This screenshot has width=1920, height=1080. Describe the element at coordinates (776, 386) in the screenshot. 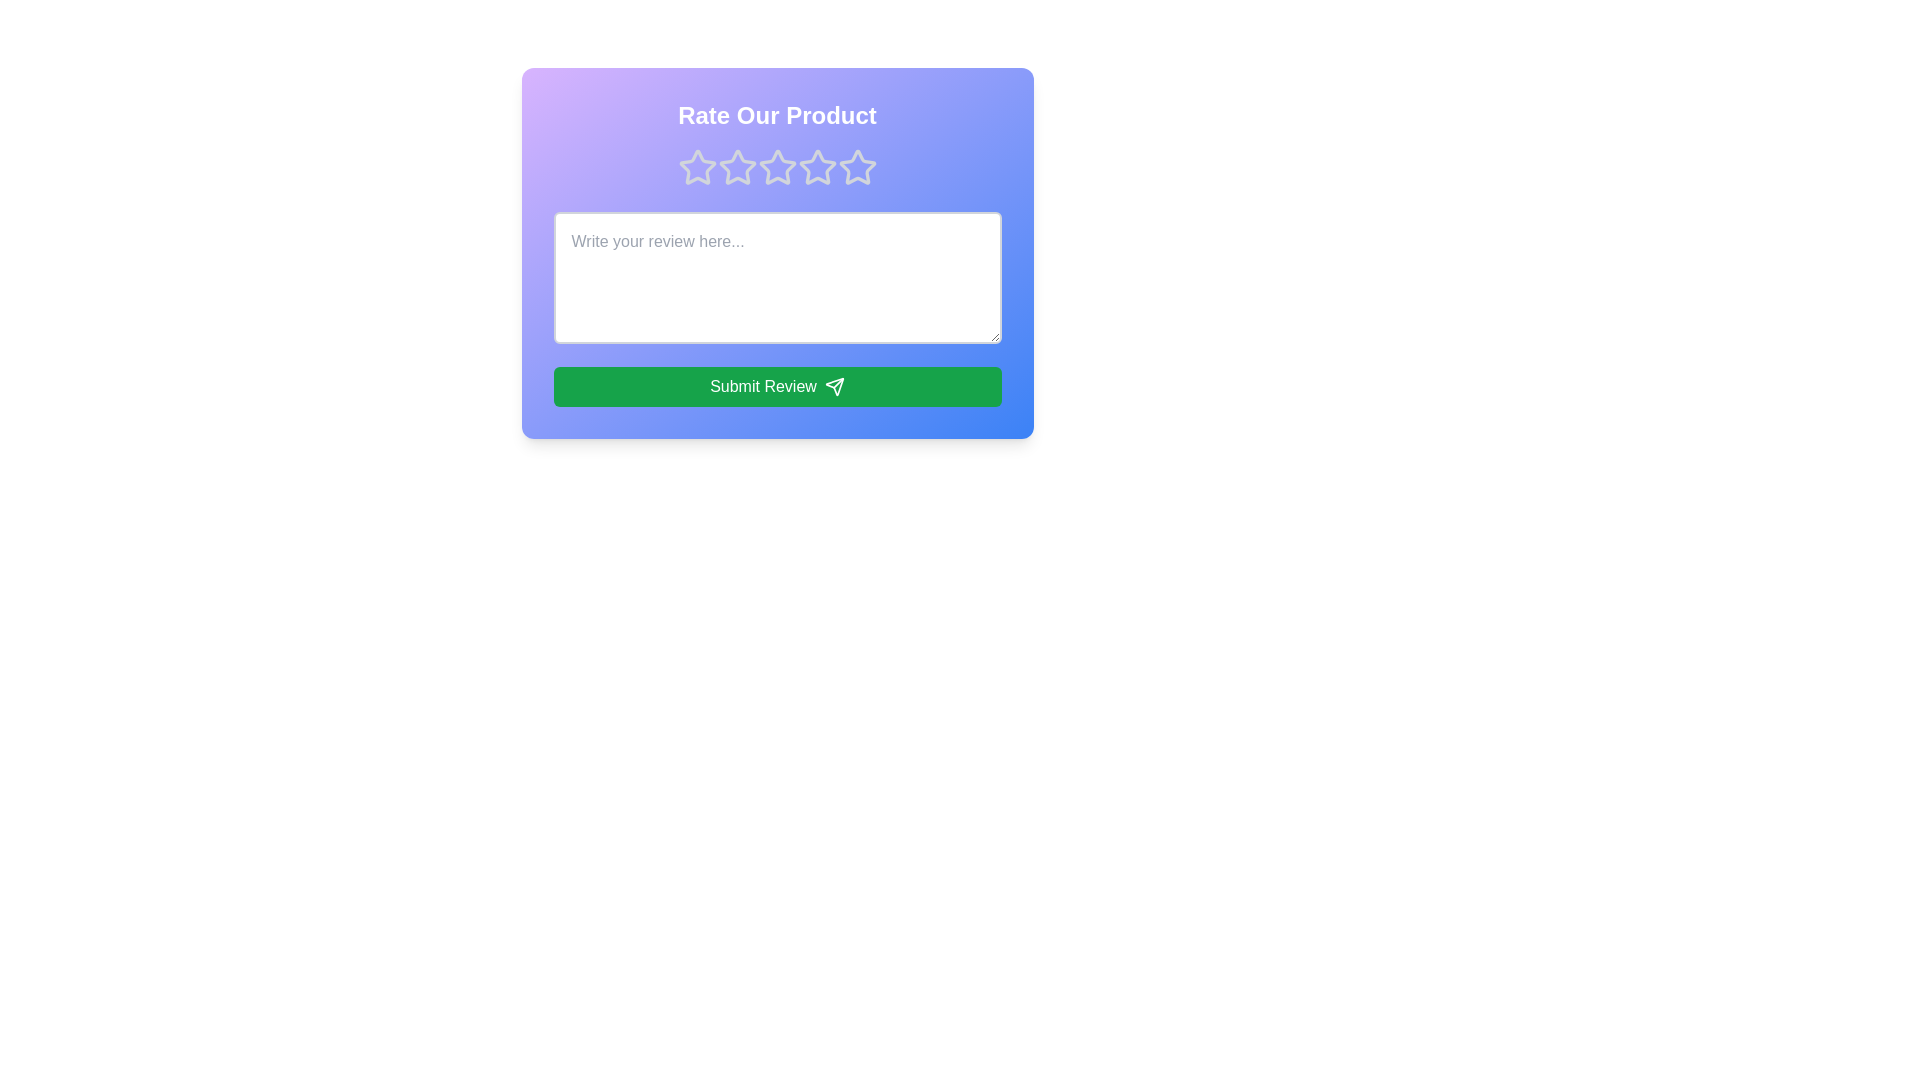

I see `the green 'Submit Review' button located at the bottom of the review section` at that location.